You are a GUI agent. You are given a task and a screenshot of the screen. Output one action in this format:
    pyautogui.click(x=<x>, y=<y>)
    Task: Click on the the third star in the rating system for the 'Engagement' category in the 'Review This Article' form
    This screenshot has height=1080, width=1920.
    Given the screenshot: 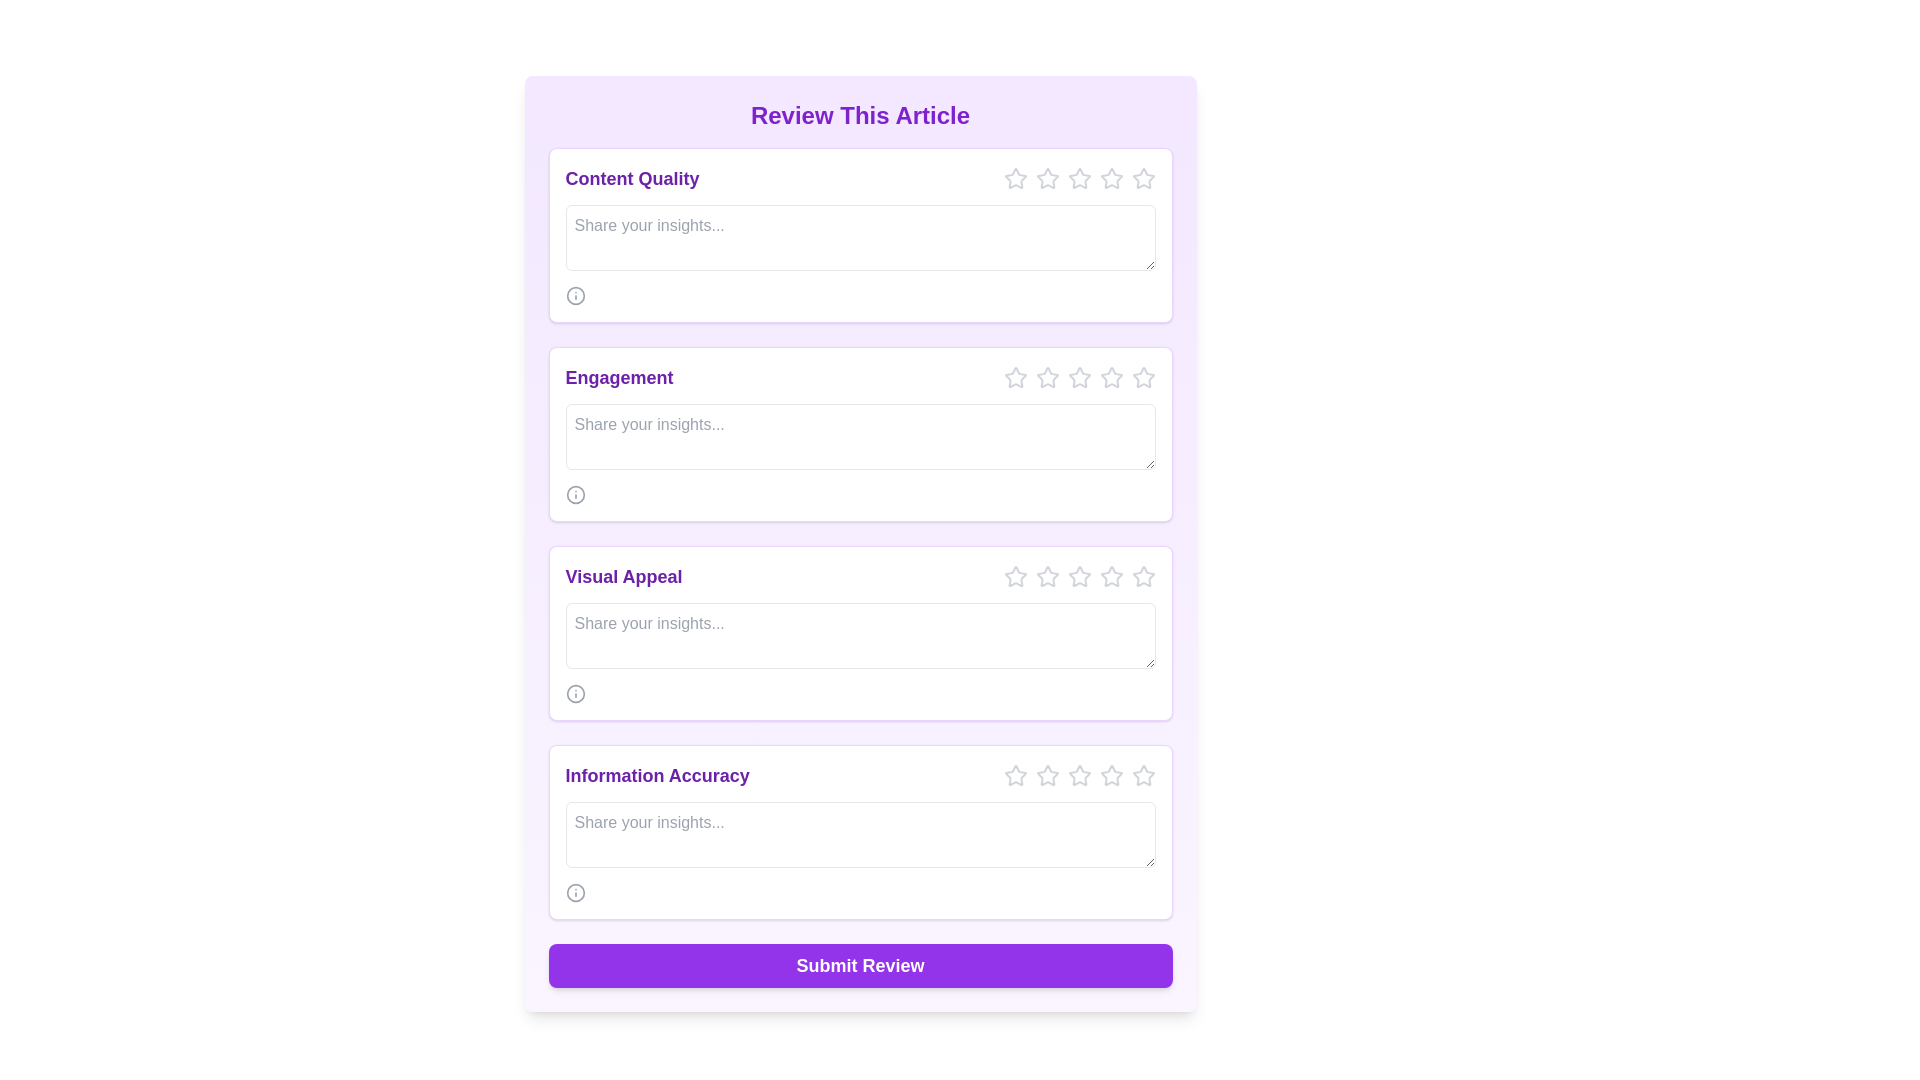 What is the action you would take?
    pyautogui.click(x=1078, y=378)
    